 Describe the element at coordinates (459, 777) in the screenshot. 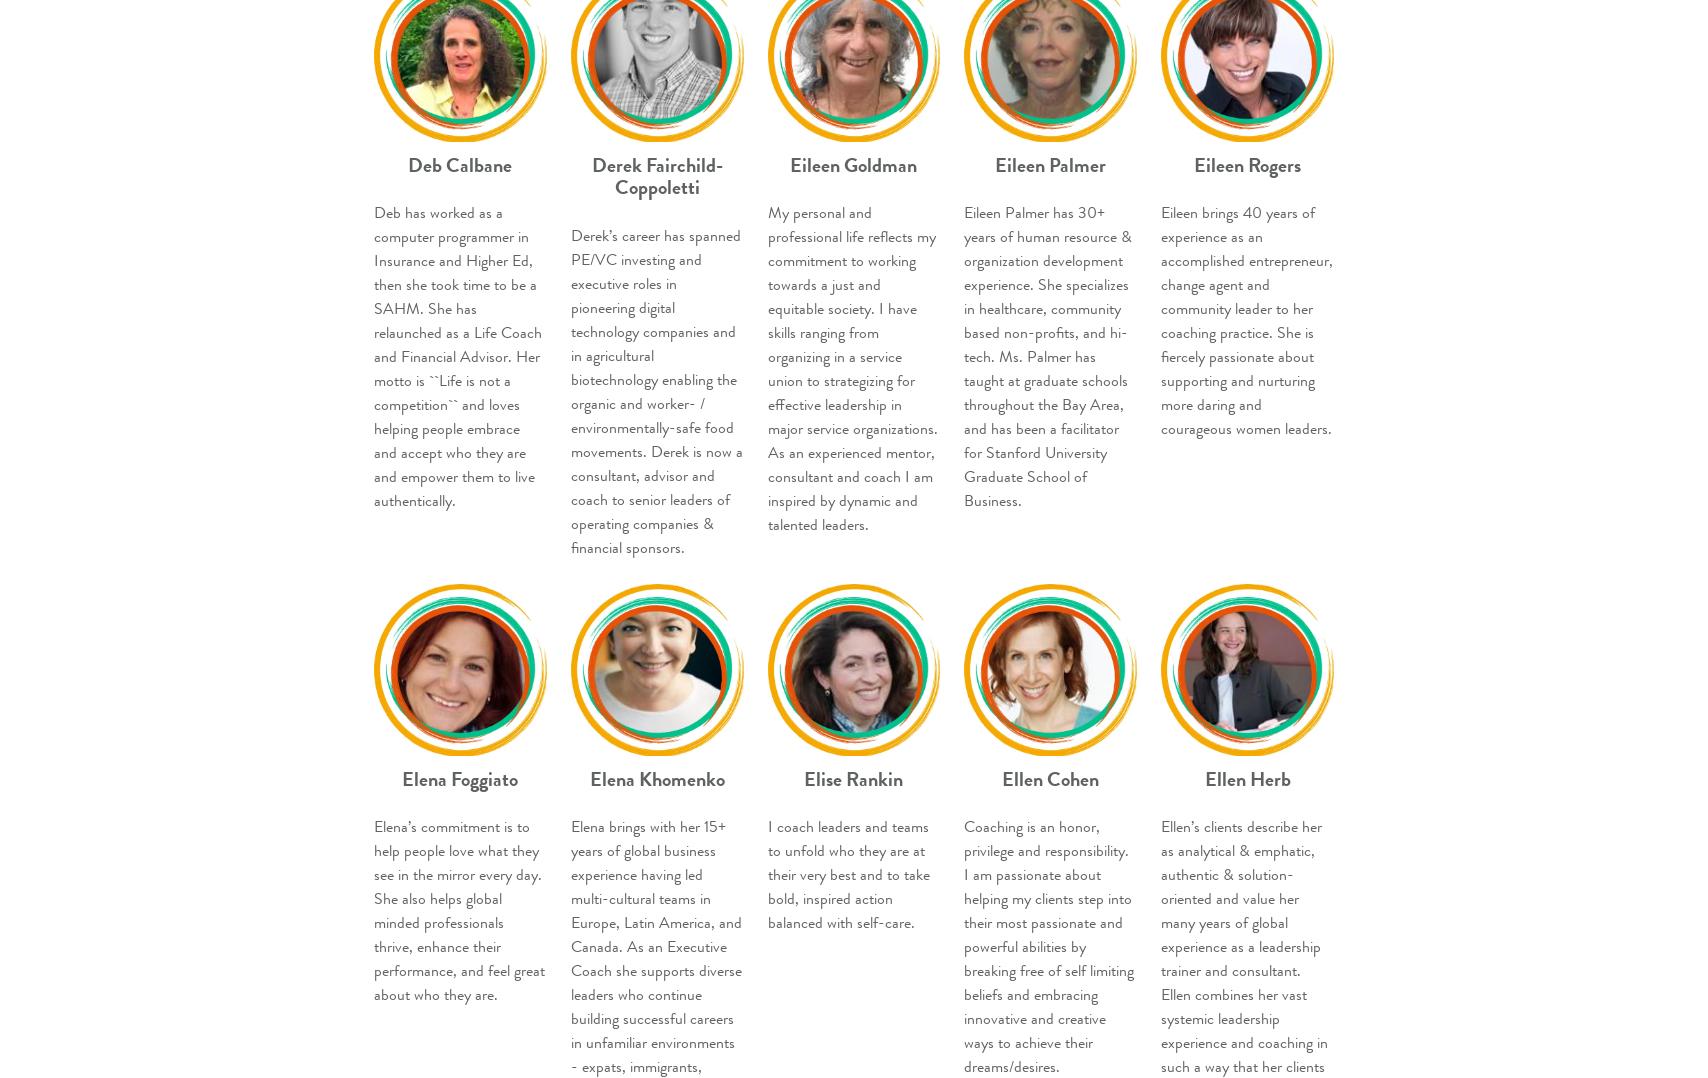

I see `'Elena Foggiato'` at that location.